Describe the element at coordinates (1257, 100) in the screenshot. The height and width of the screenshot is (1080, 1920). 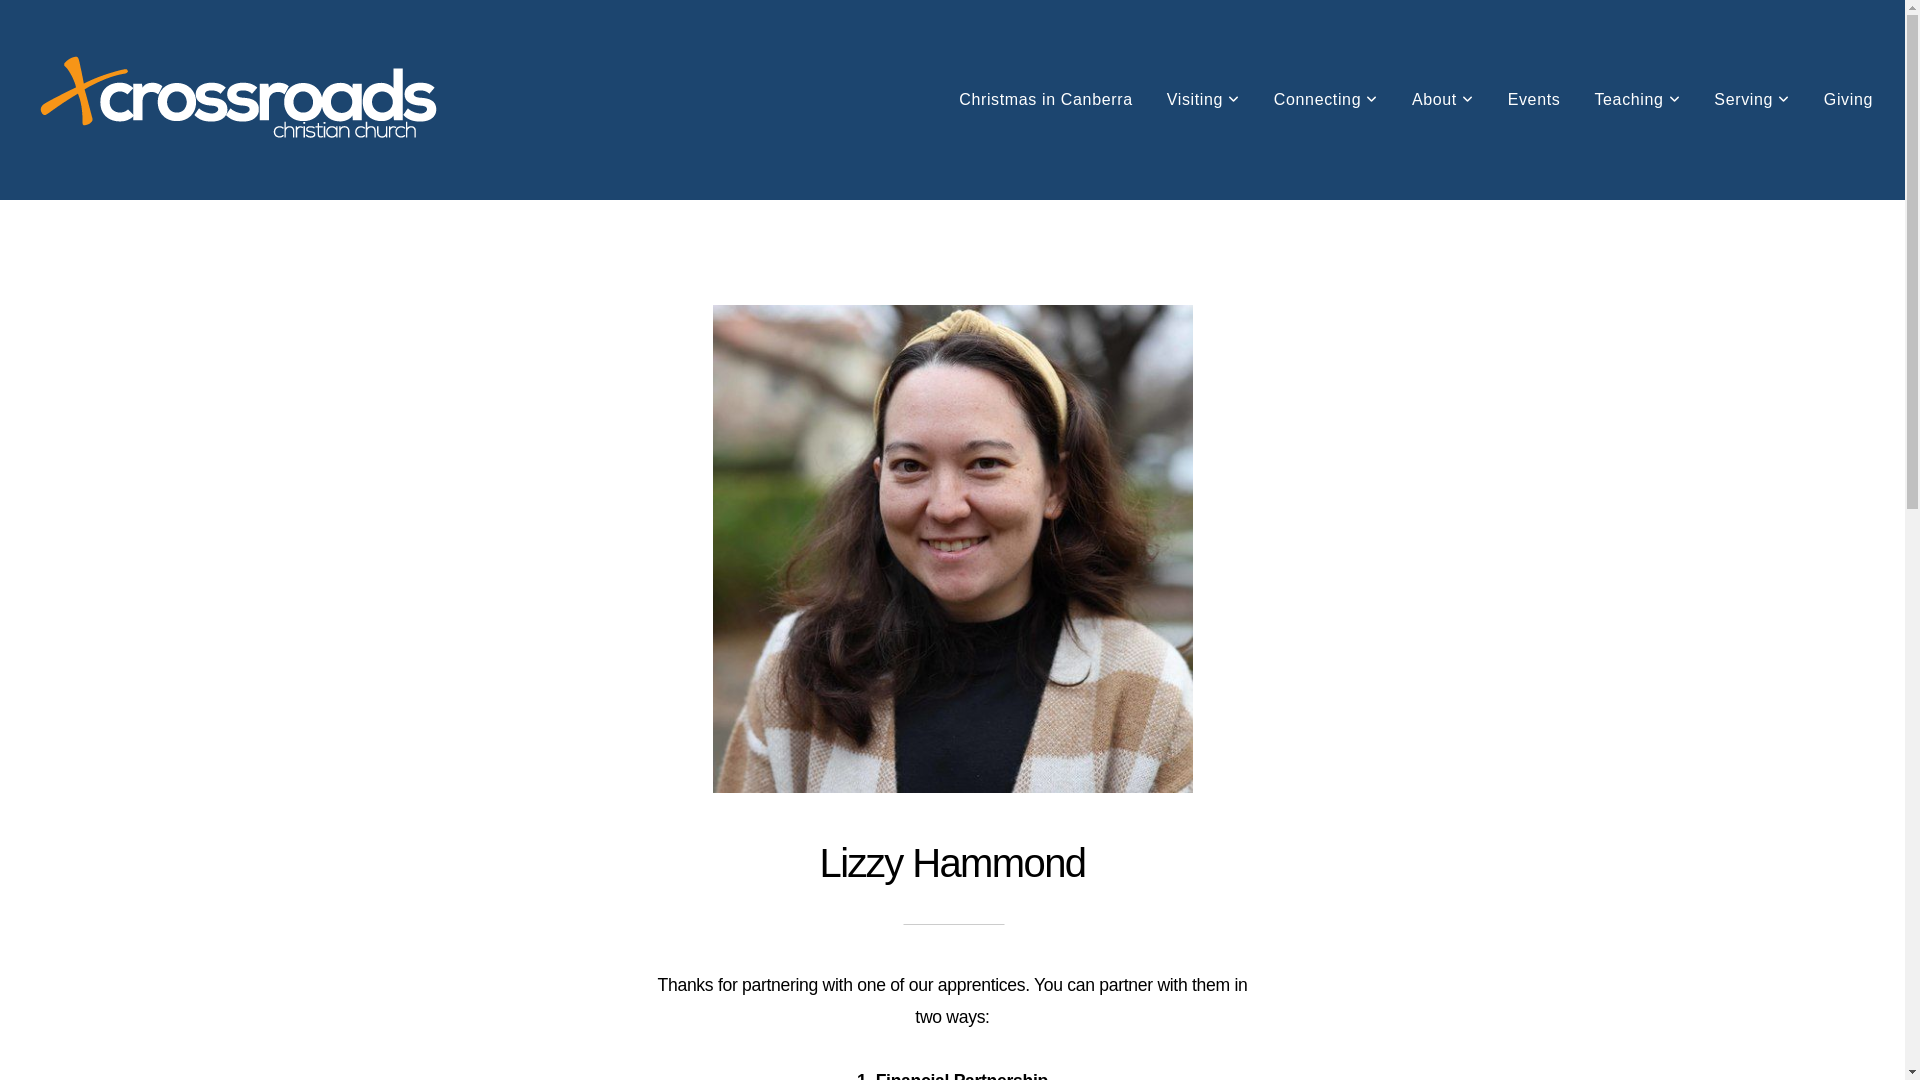
I see `'Connecting '` at that location.